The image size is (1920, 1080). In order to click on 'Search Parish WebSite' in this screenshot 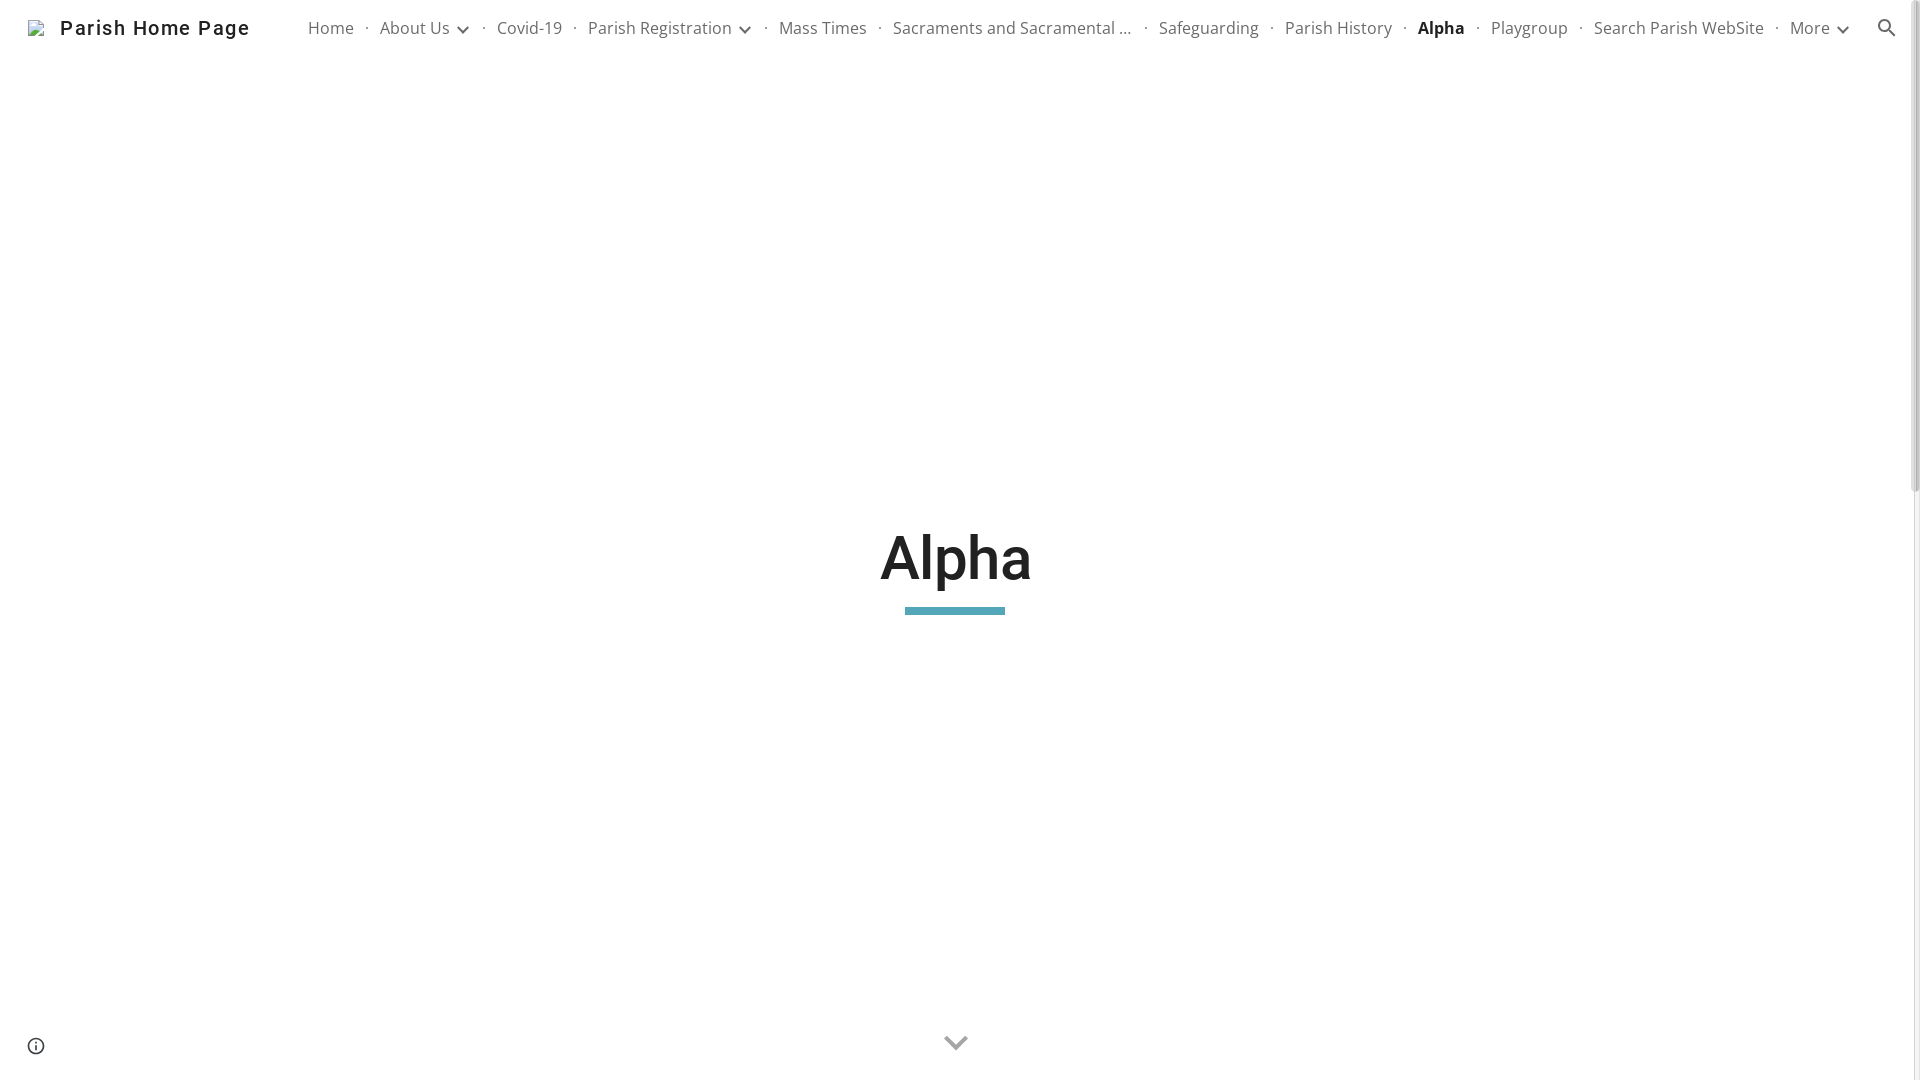, I will do `click(1679, 27)`.